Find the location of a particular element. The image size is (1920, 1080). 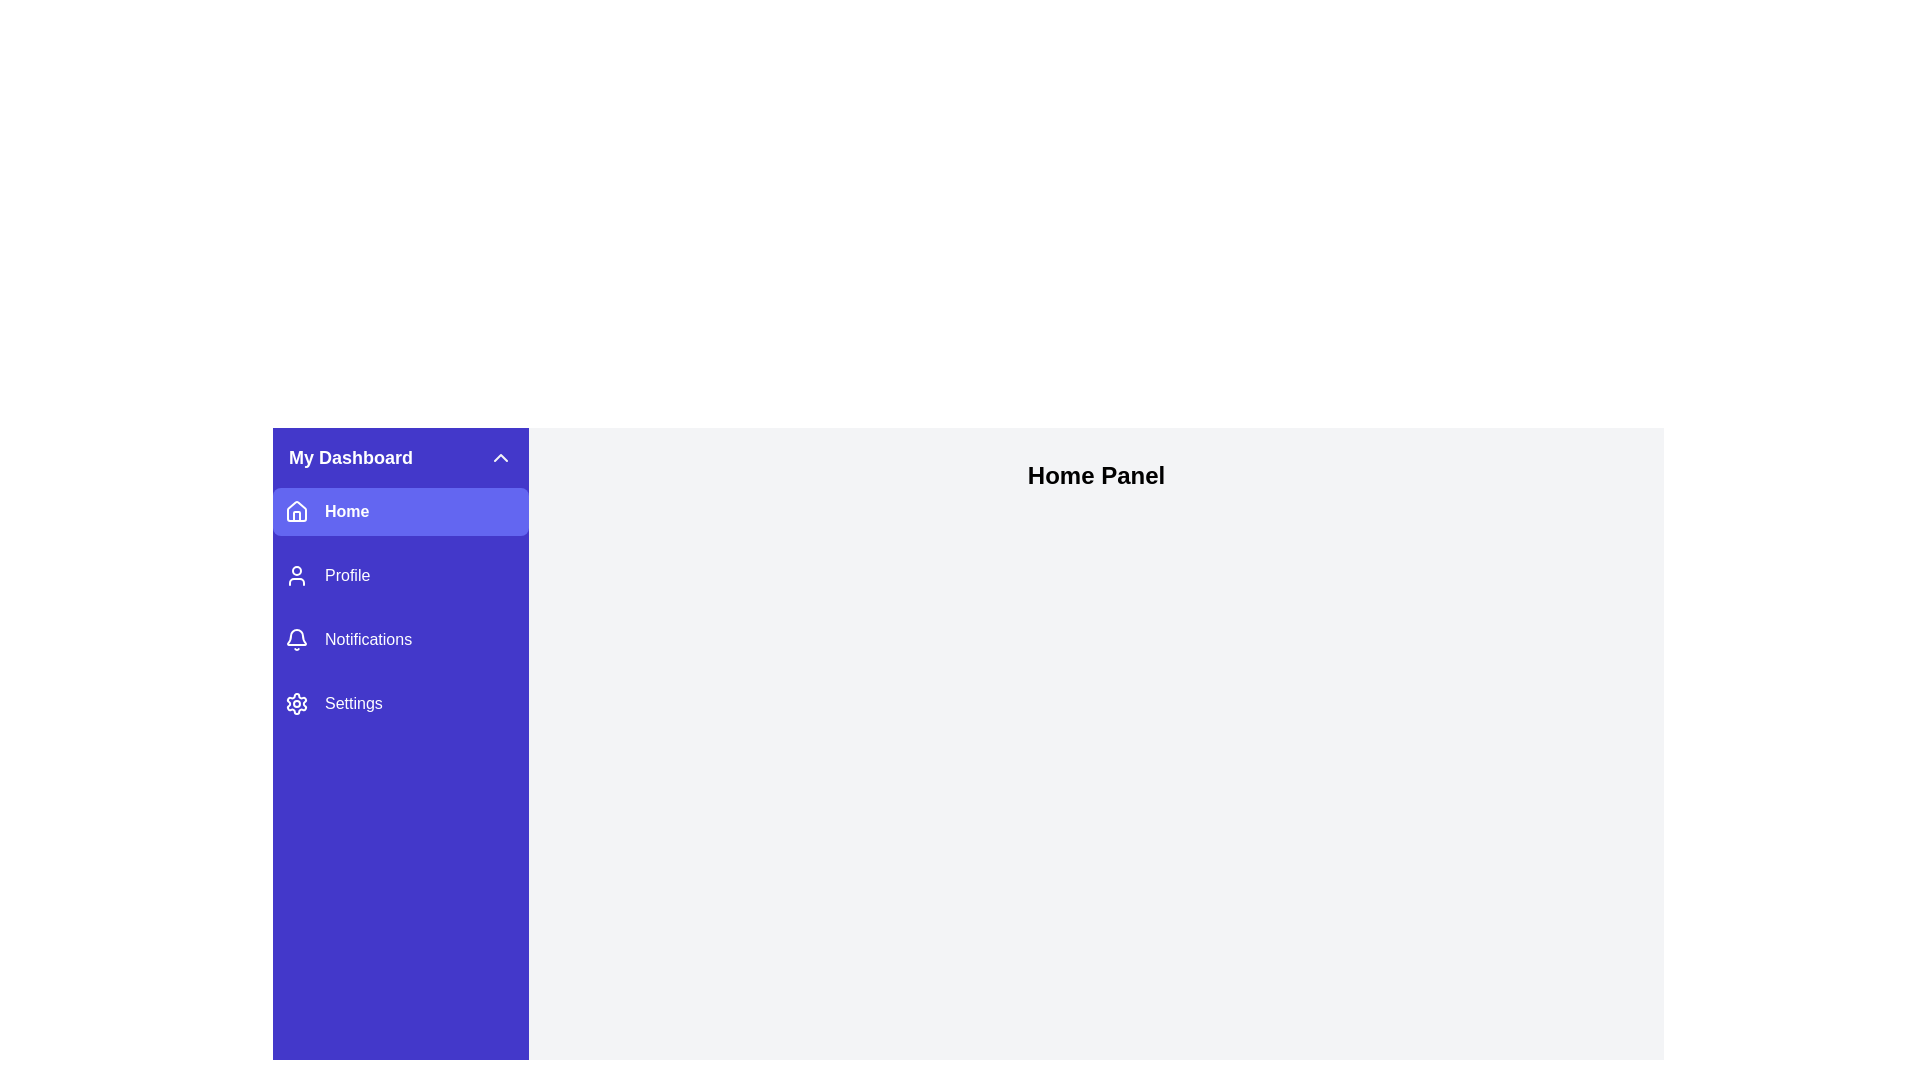

the Text Label that indicates the user's dashboard in the upper-left corner of the side navigation menu is located at coordinates (350, 458).